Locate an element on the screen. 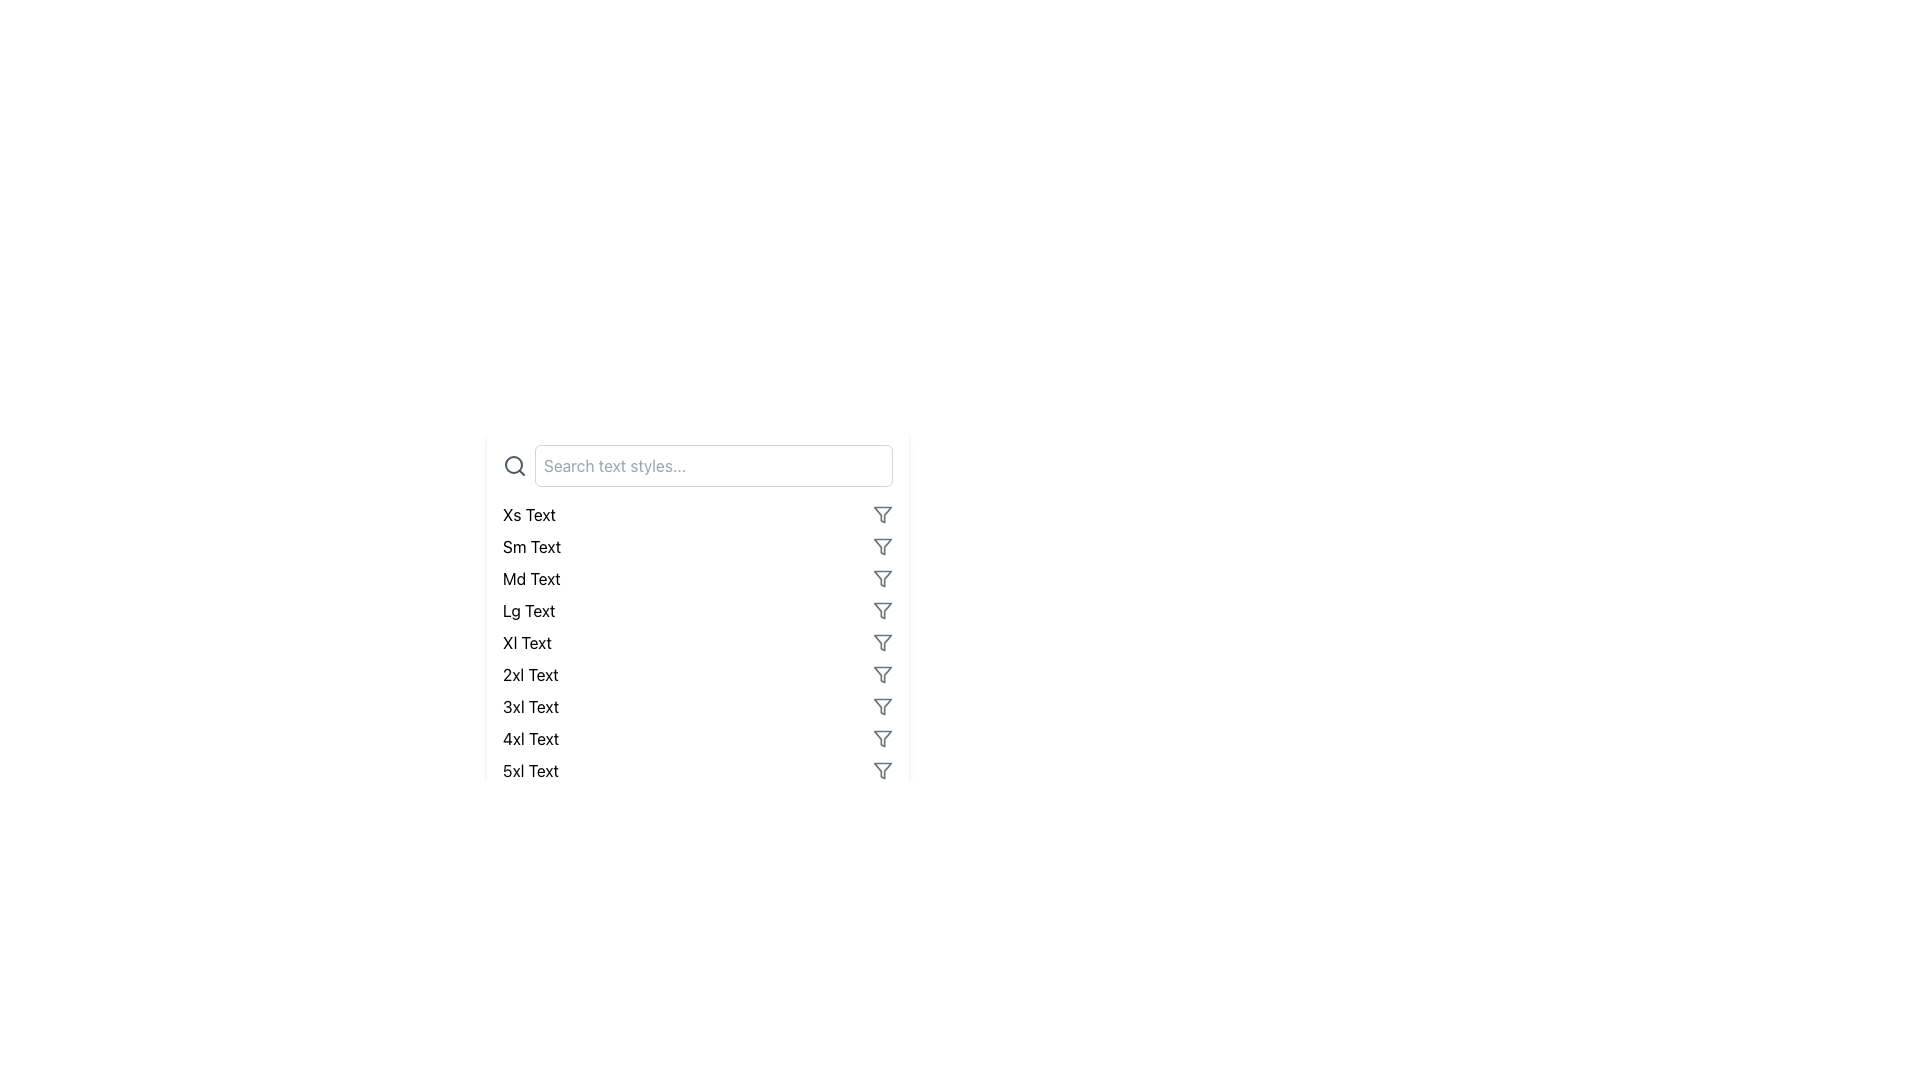 The width and height of the screenshot is (1920, 1080). the 'Xl Text' size option within the vertical list of text size options is located at coordinates (697, 645).